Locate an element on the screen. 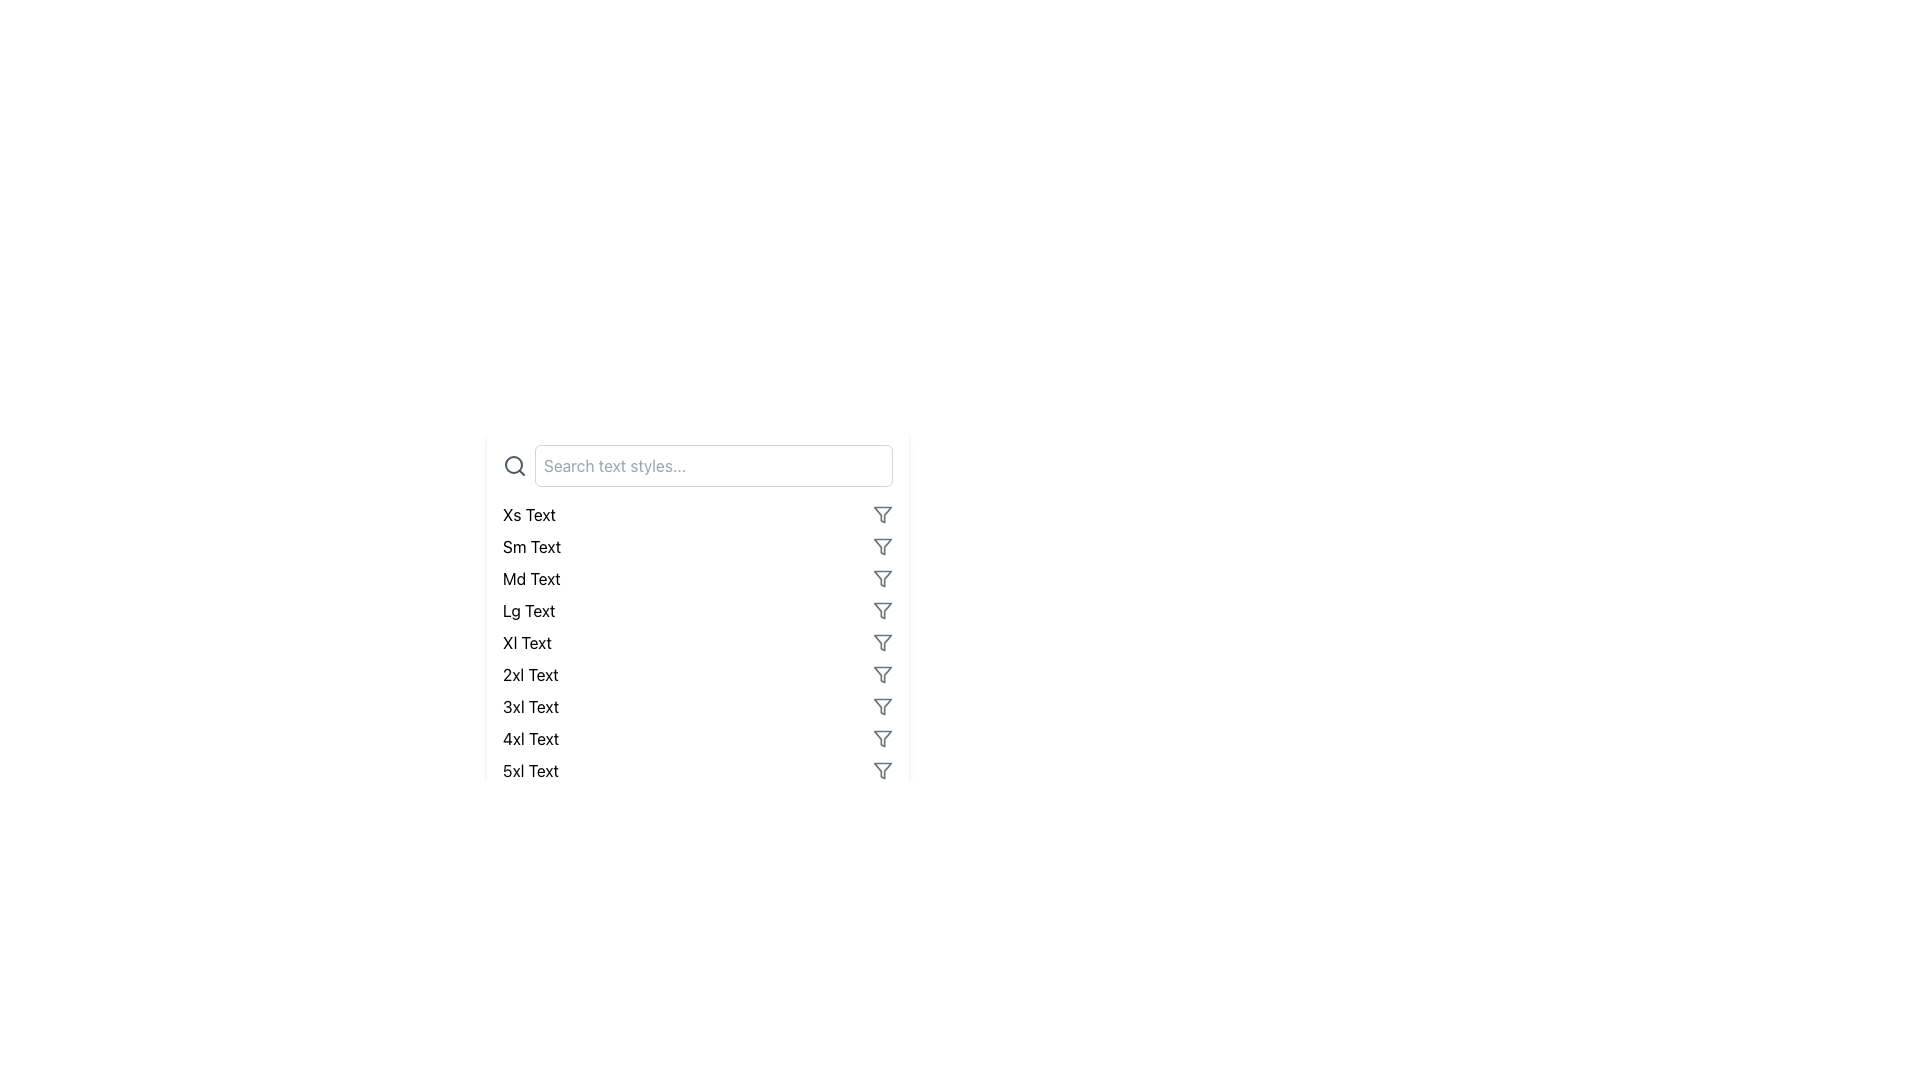 The width and height of the screenshot is (1920, 1080). the 'Xl Text' size option within the vertical list of text size options is located at coordinates (697, 645).